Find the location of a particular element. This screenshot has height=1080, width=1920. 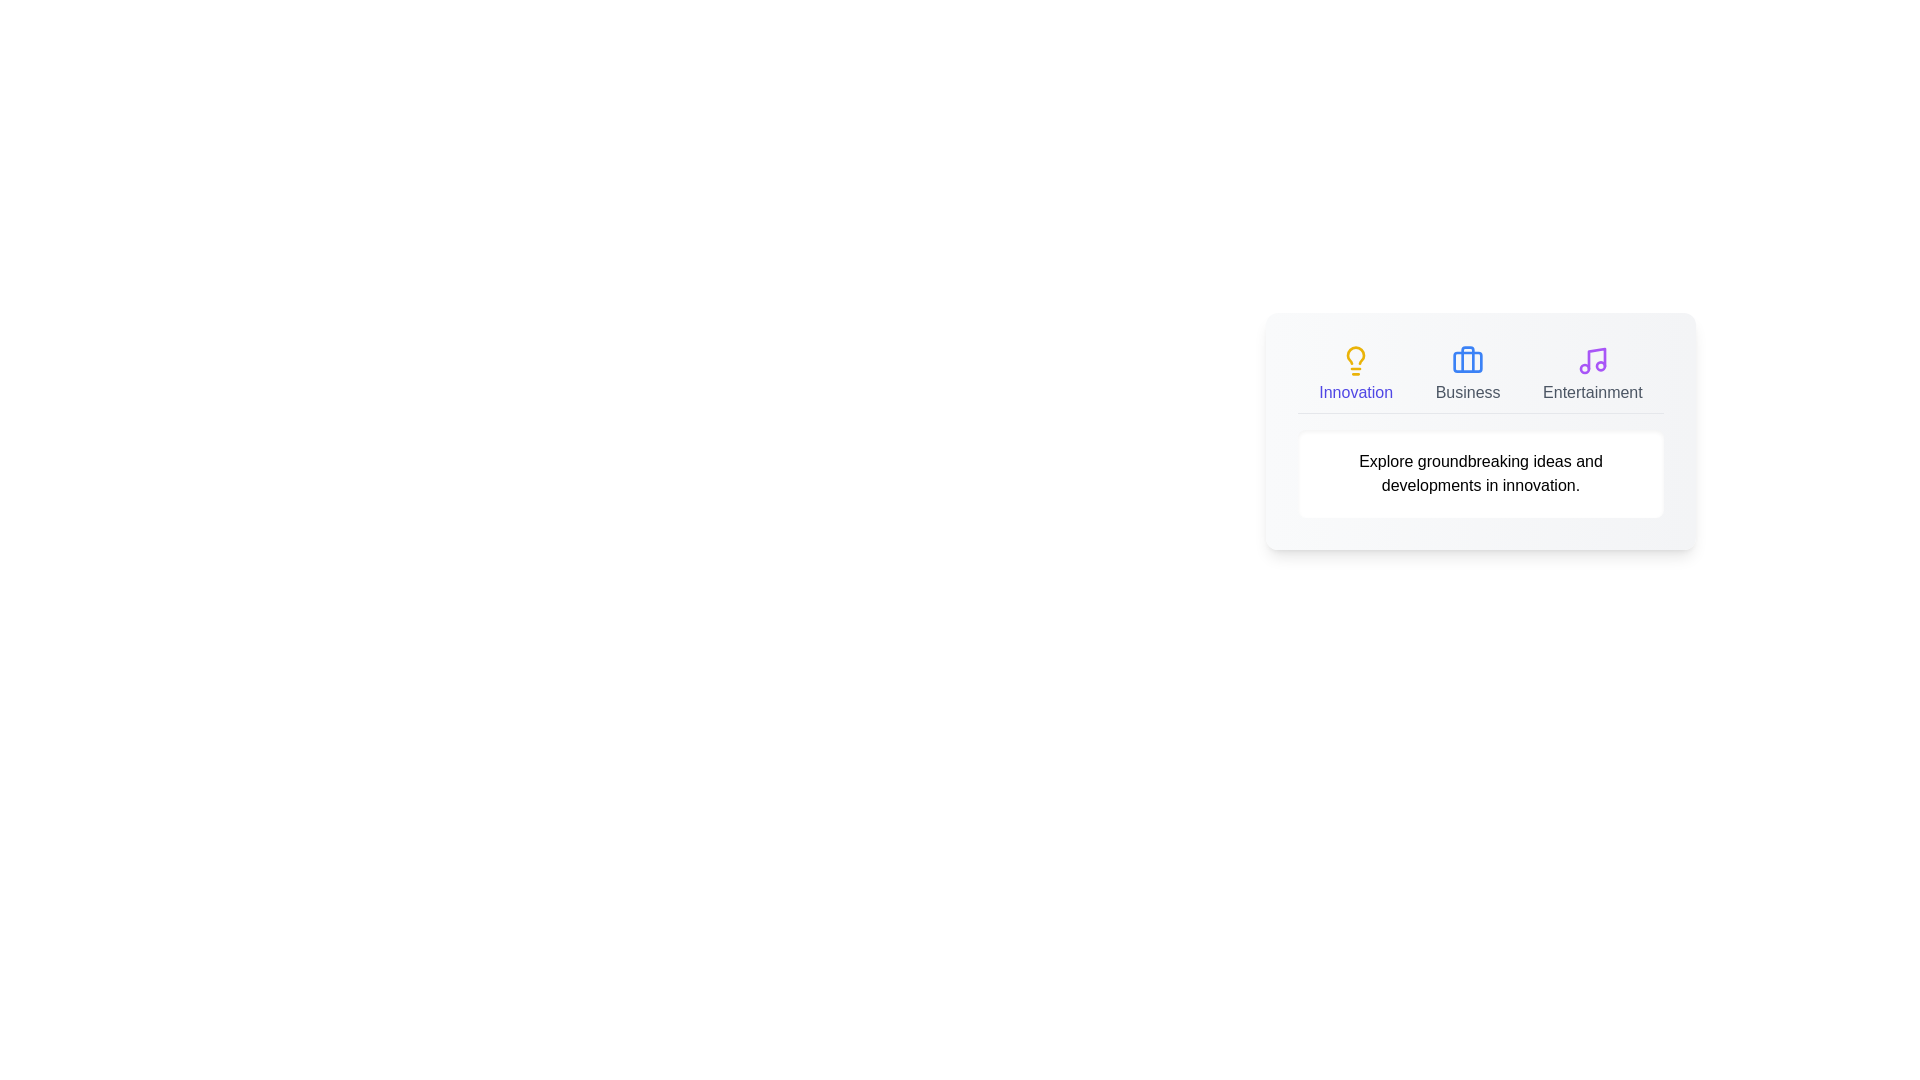

the tab button corresponding to Entertainment is located at coordinates (1591, 374).